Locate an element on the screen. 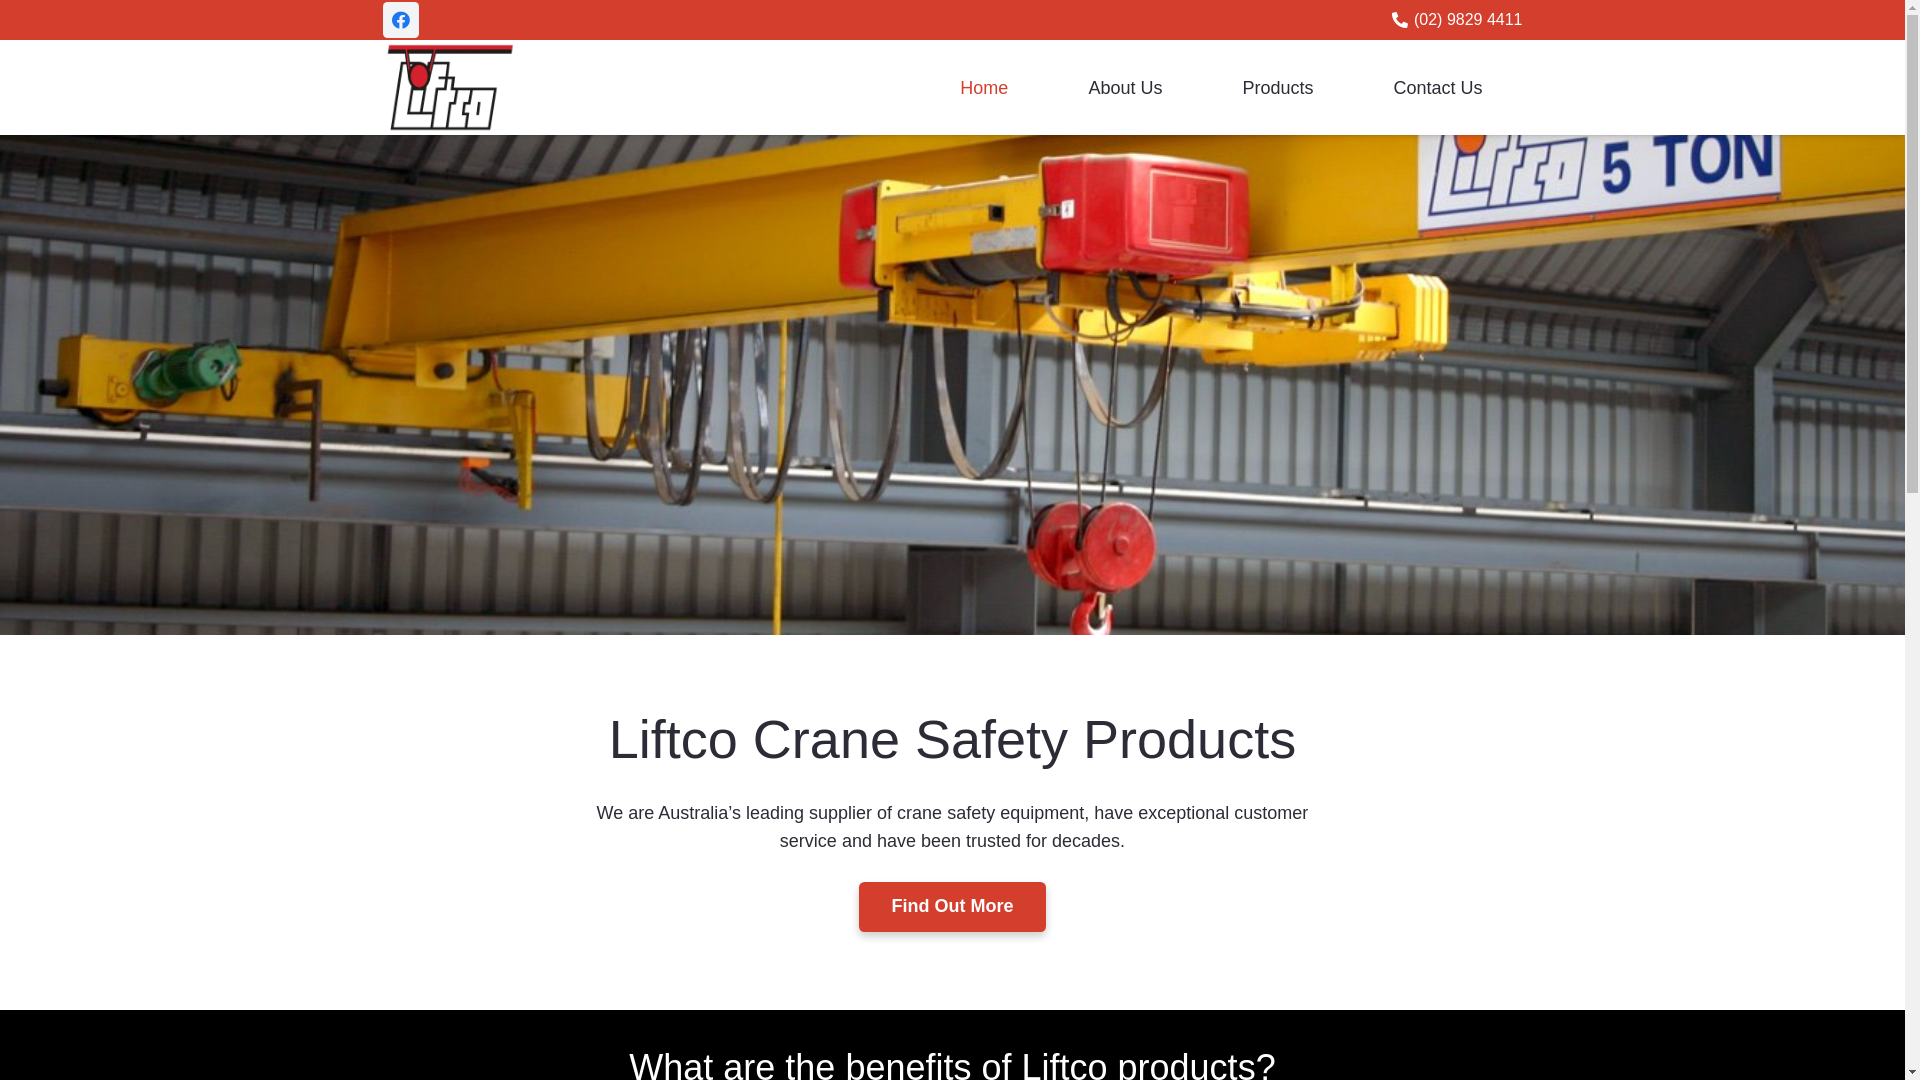  'Home' is located at coordinates (983, 86).